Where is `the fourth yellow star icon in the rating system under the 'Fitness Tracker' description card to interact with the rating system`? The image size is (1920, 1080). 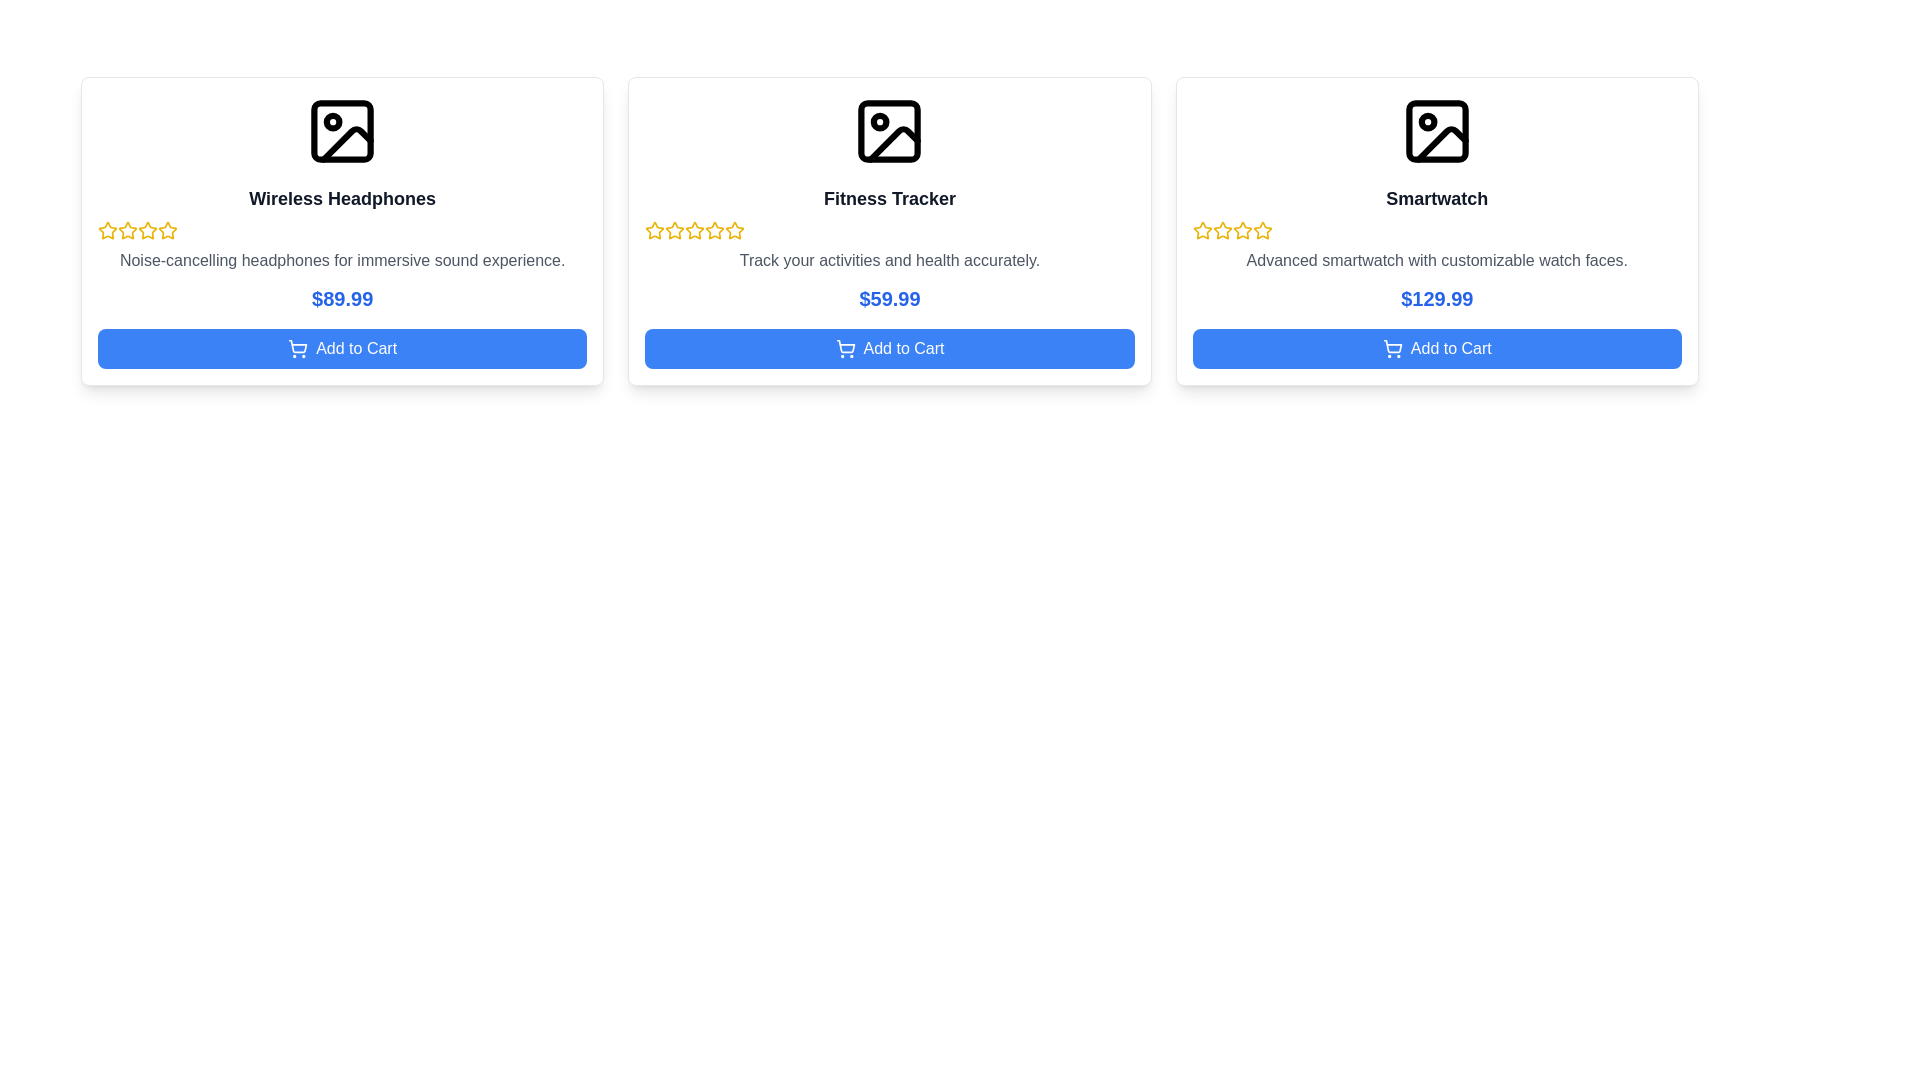 the fourth yellow star icon in the rating system under the 'Fitness Tracker' description card to interact with the rating system is located at coordinates (734, 230).